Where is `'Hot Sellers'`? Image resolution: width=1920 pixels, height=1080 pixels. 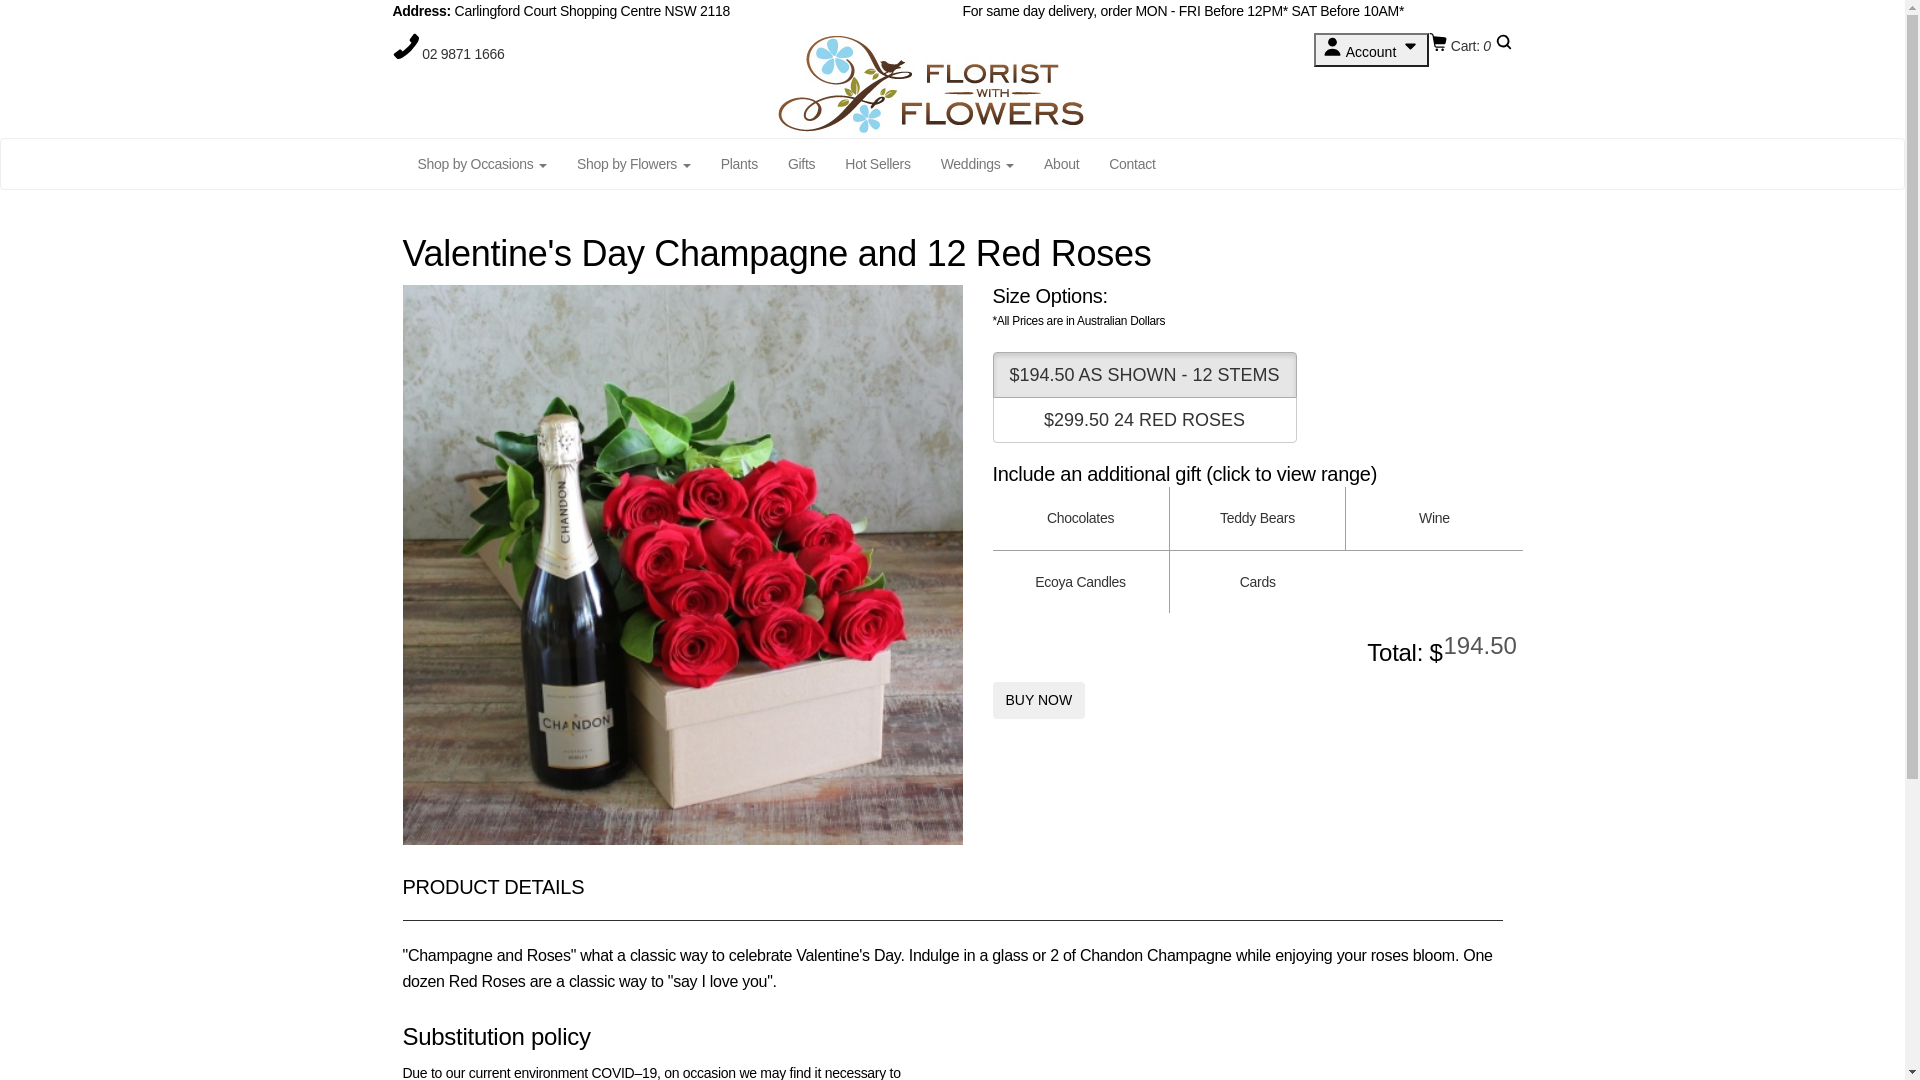 'Hot Sellers' is located at coordinates (877, 163).